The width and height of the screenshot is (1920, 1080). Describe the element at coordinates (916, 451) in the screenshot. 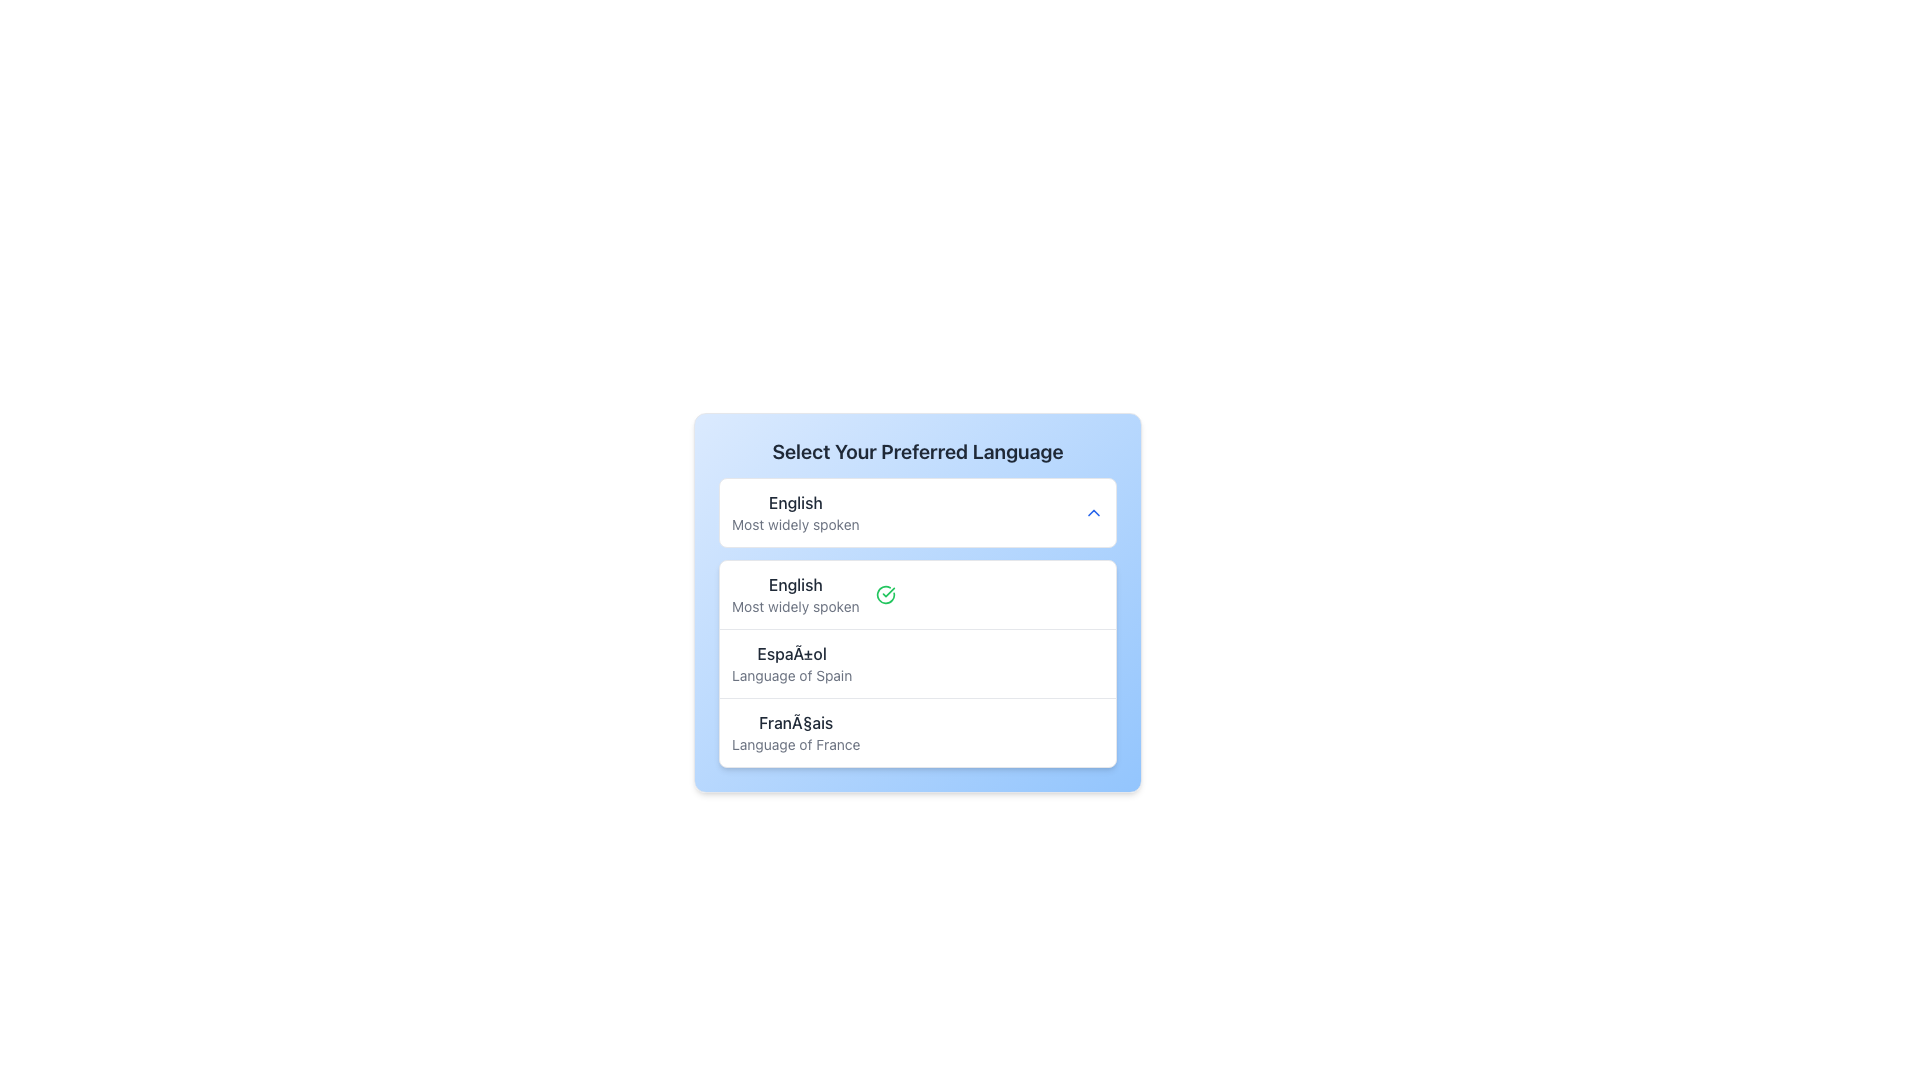

I see `the text label that serves as a heading or title, indicating the purpose of the section for language selection` at that location.